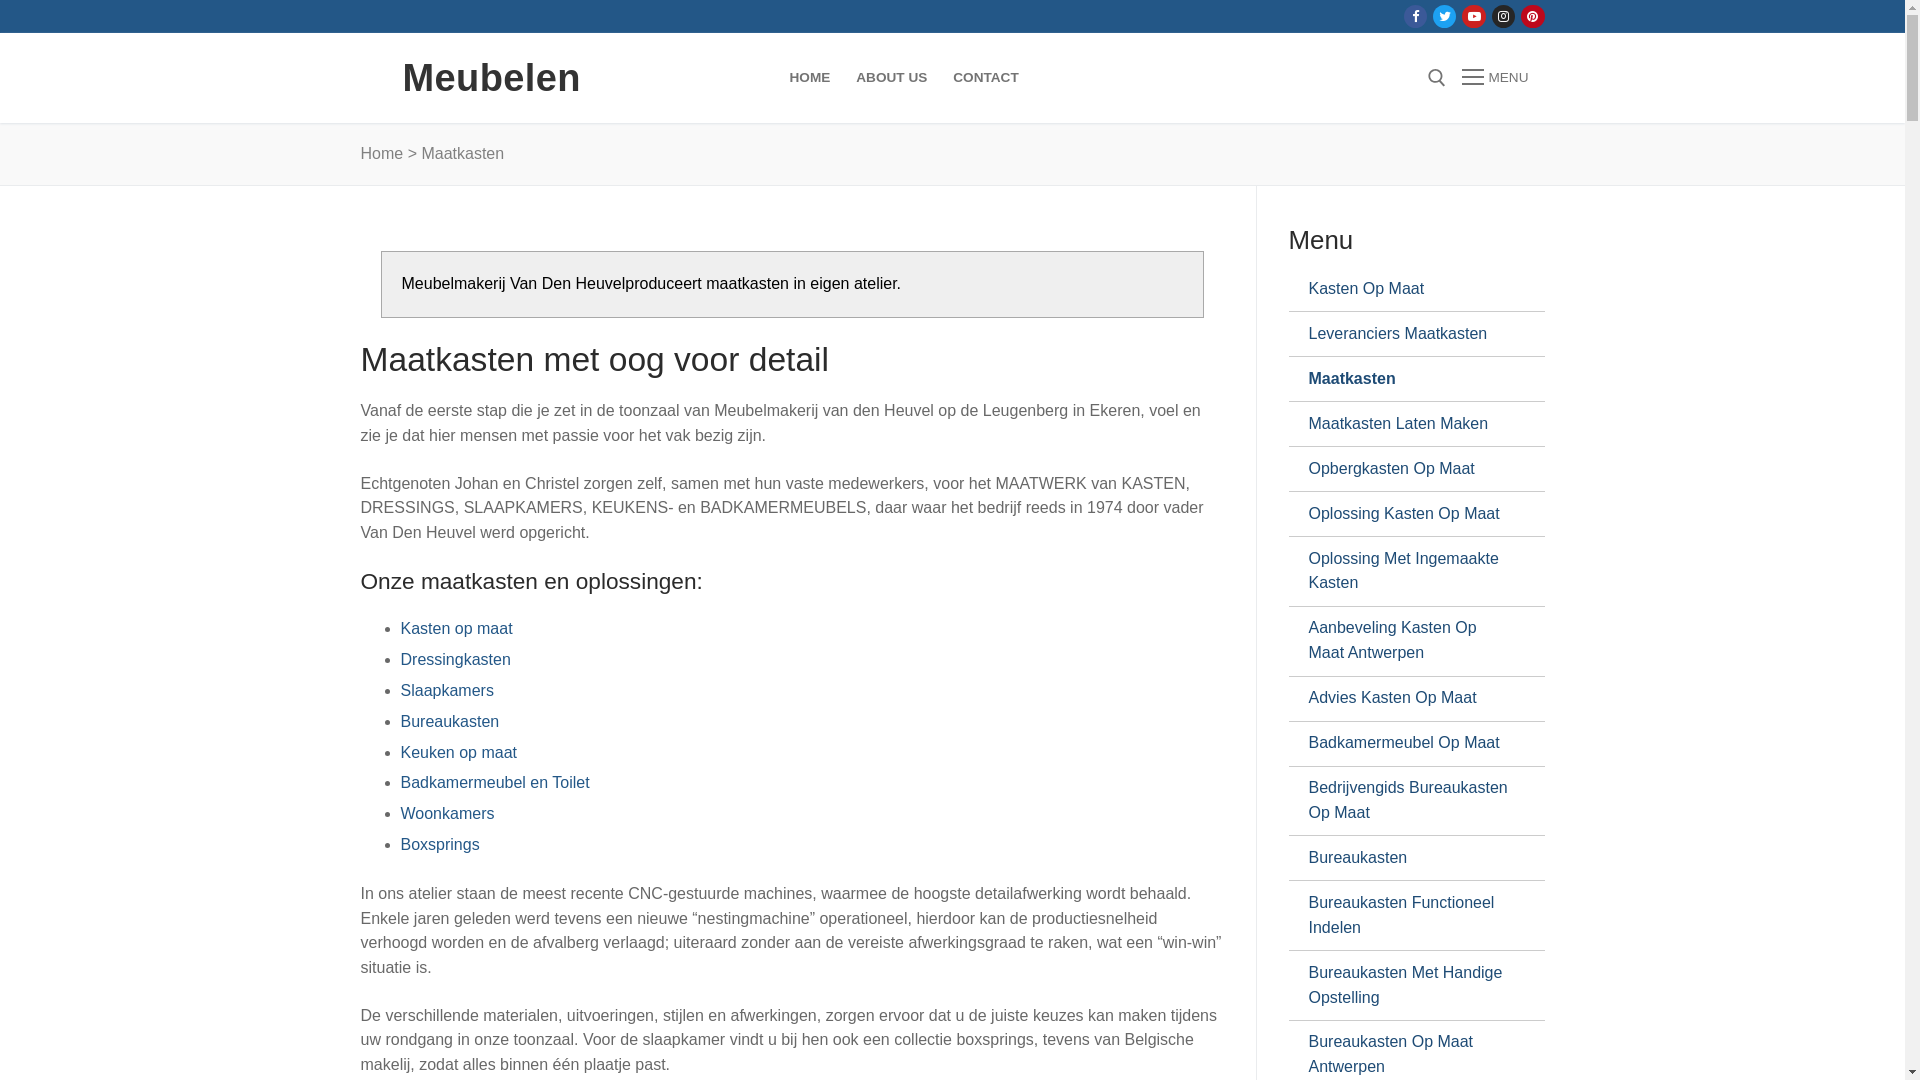  I want to click on 'Opbergkasten Op Maat', so click(1406, 469).